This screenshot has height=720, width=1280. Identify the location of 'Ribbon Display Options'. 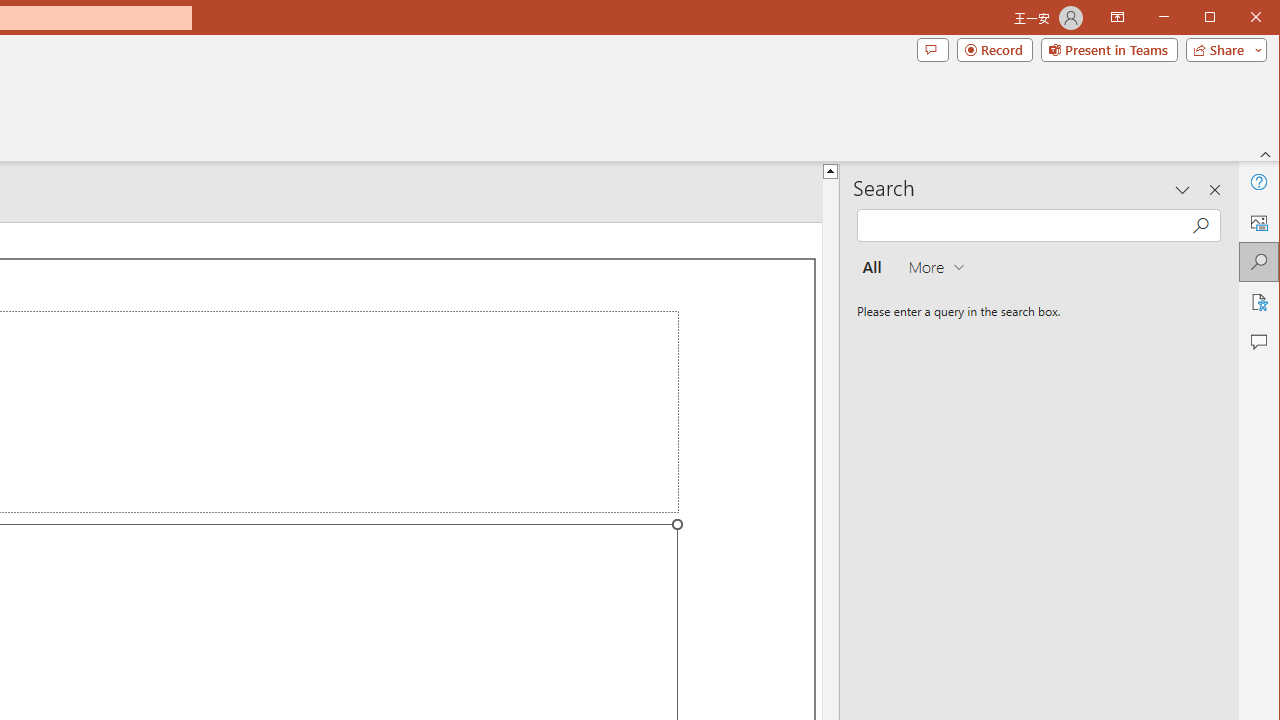
(1116, 18).